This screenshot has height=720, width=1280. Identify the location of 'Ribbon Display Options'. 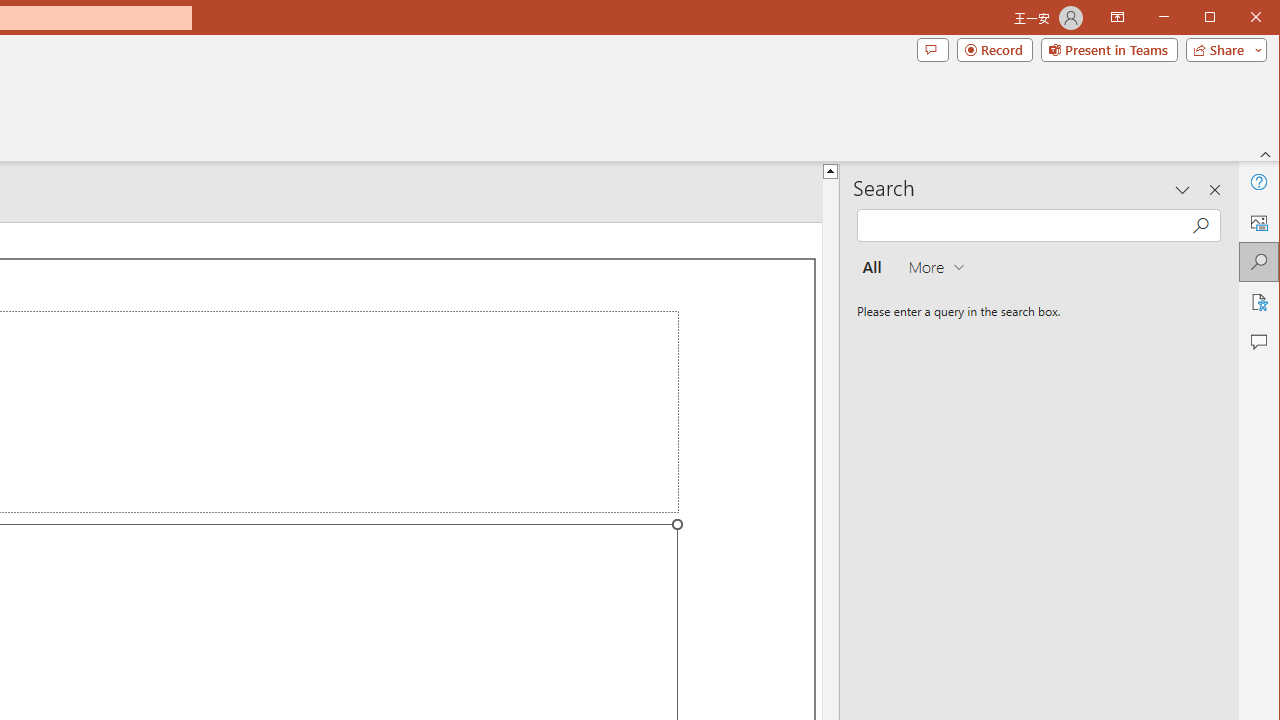
(1116, 18).